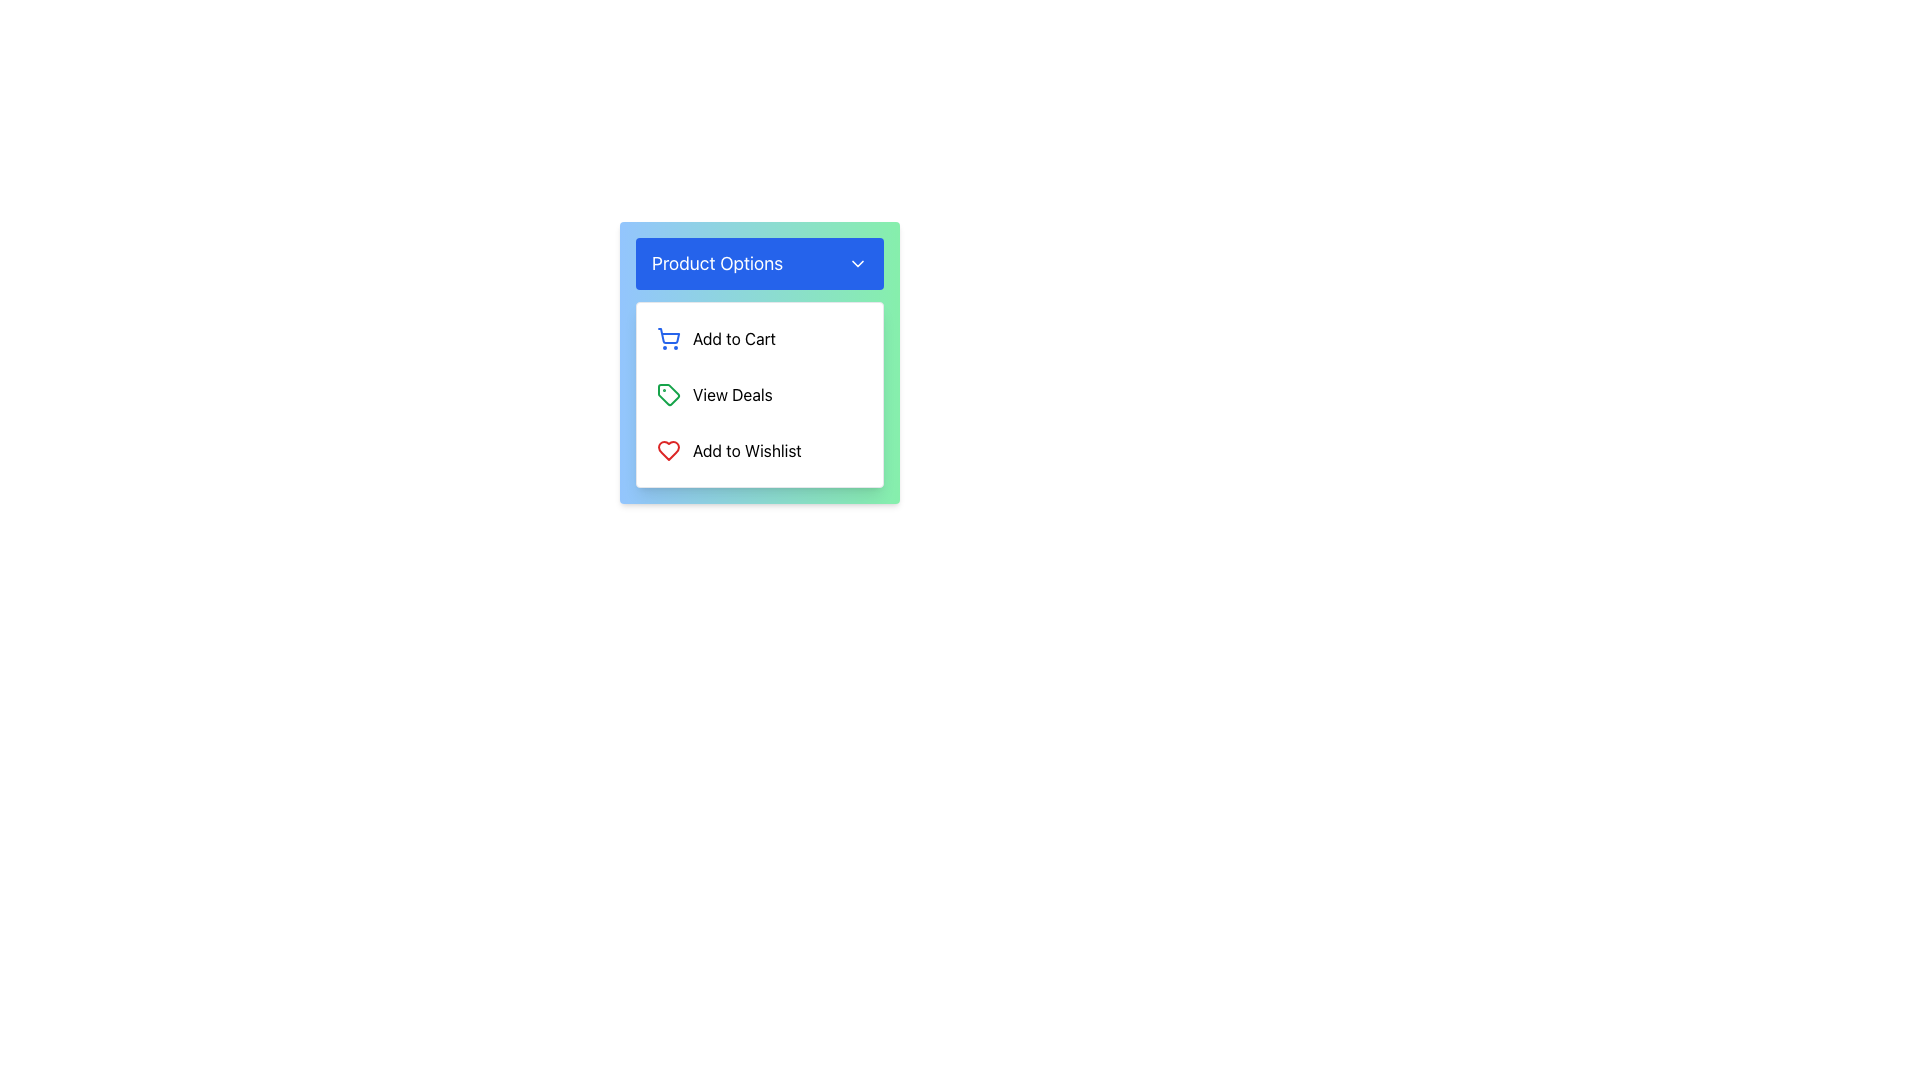  I want to click on the main body of the shopping cart icon, which is the first icon in the vertical list under the 'Product Options' dropdown, positioned above the 'Add to Cart' label, so click(669, 335).